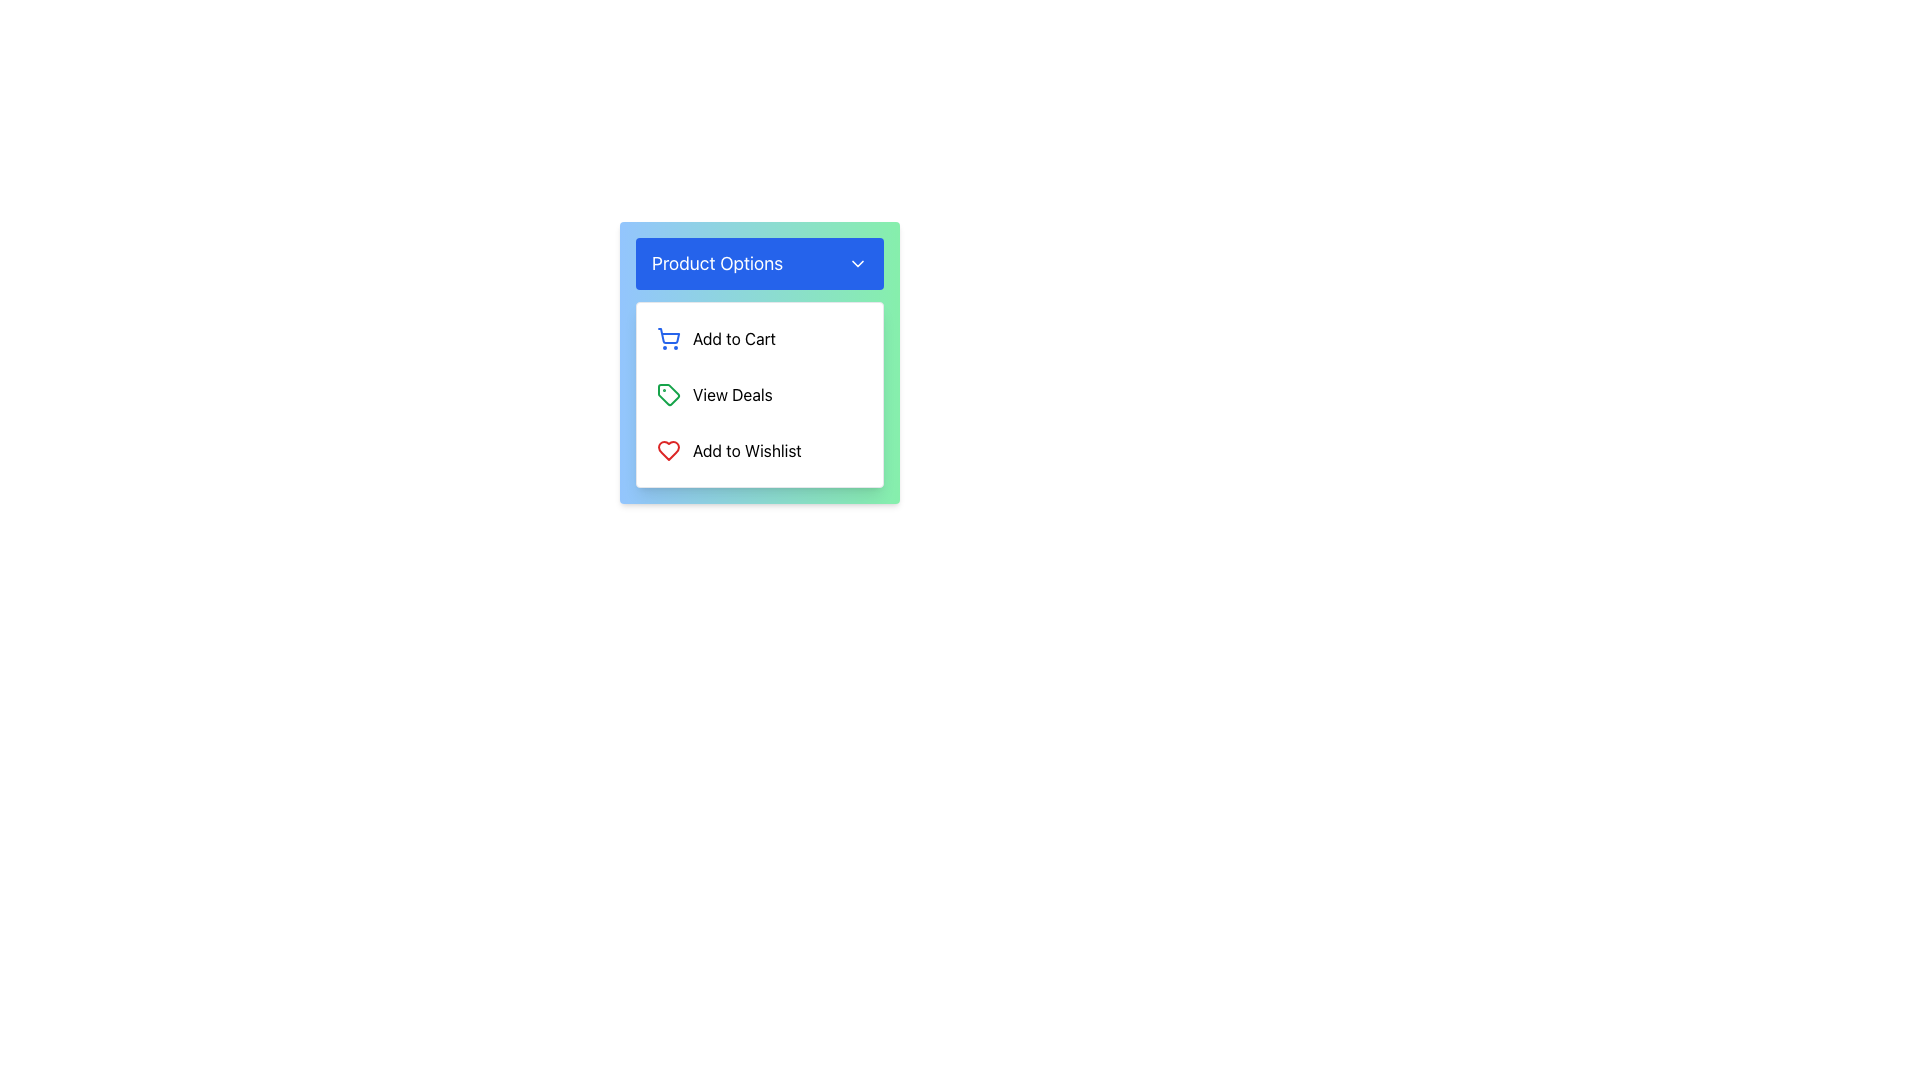  I want to click on the main body of the shopping cart icon, which is the first icon in the vertical list under the 'Product Options' dropdown, positioned above the 'Add to Cart' label, so click(669, 335).